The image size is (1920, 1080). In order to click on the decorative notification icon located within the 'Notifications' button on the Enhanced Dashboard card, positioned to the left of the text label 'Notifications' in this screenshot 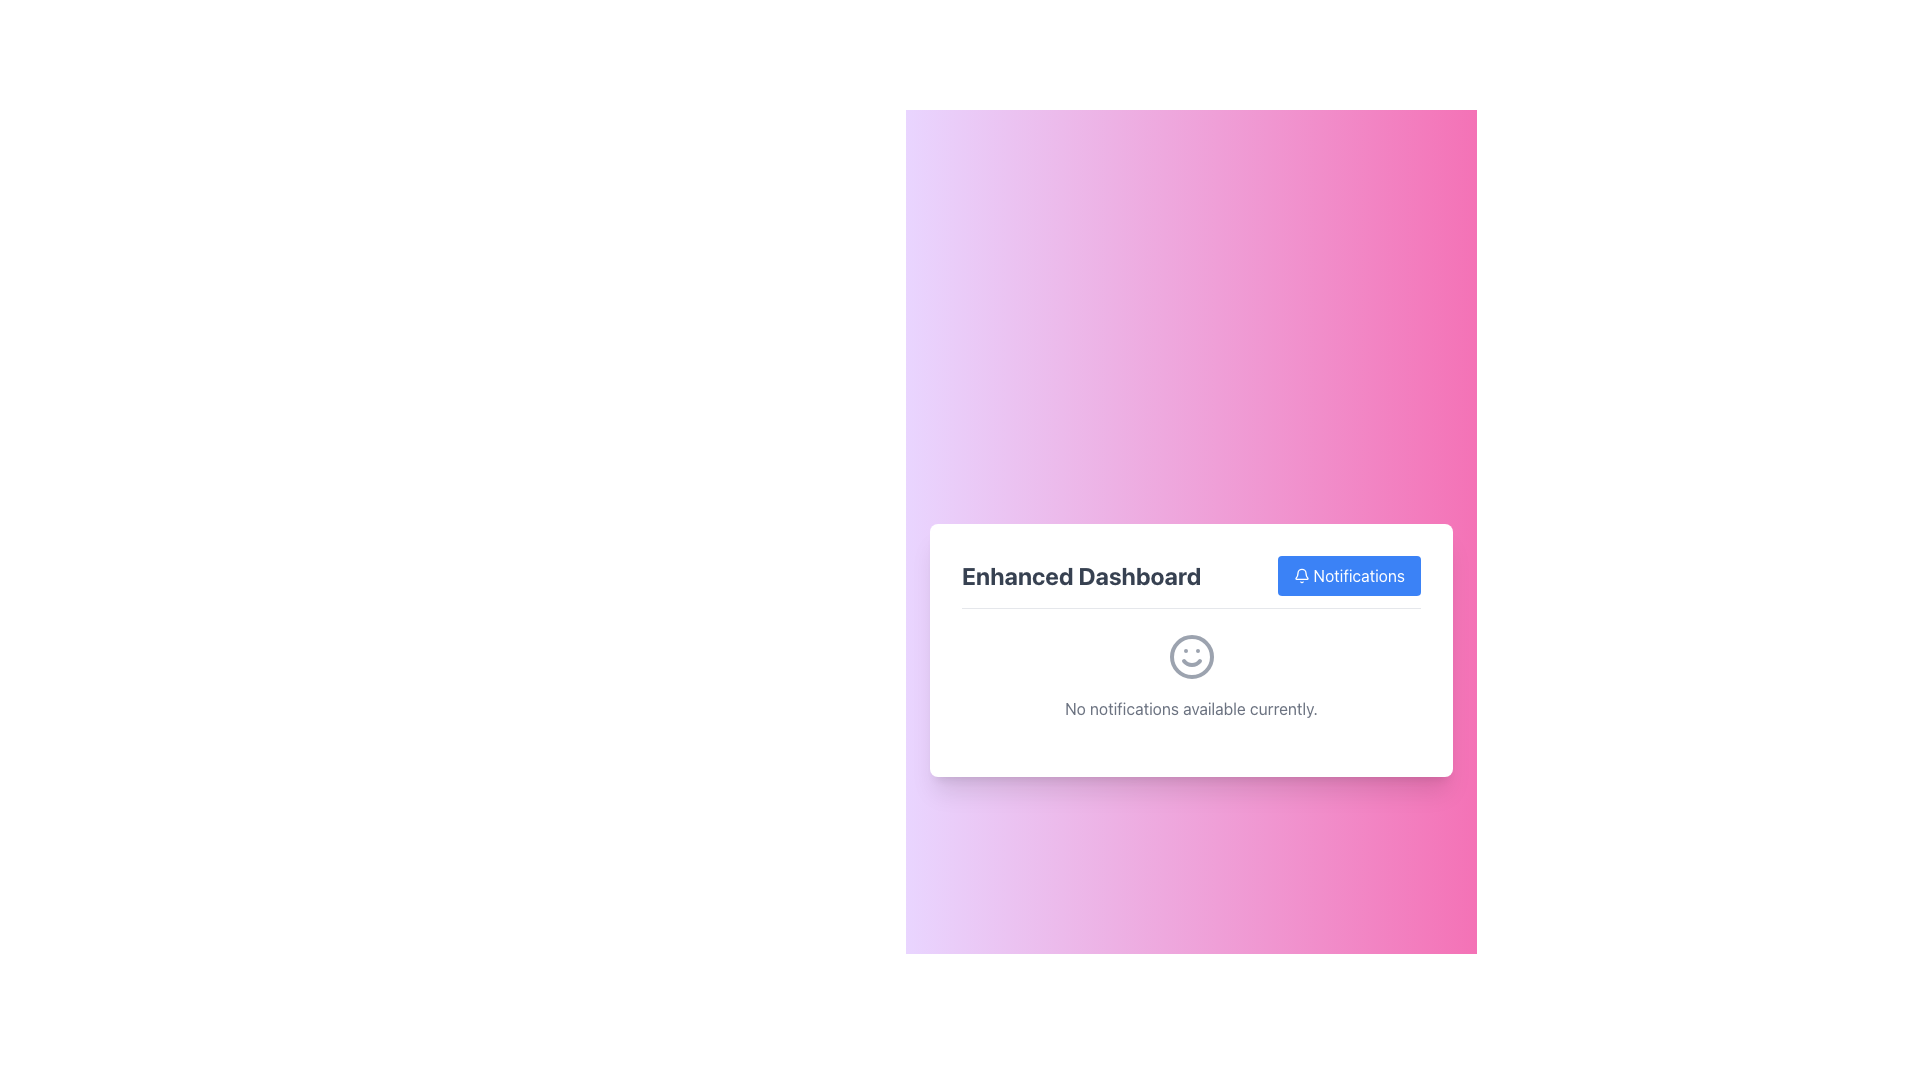, I will do `click(1301, 575)`.